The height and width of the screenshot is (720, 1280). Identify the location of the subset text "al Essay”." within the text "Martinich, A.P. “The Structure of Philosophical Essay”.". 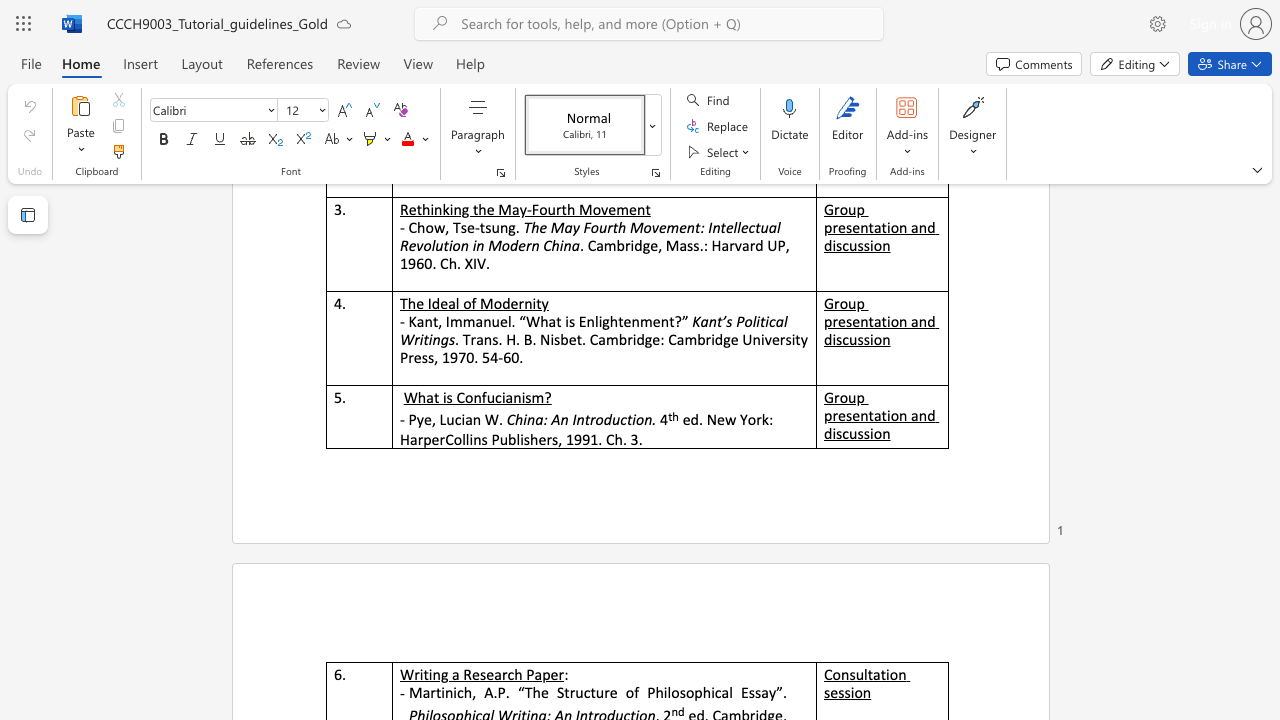
(720, 691).